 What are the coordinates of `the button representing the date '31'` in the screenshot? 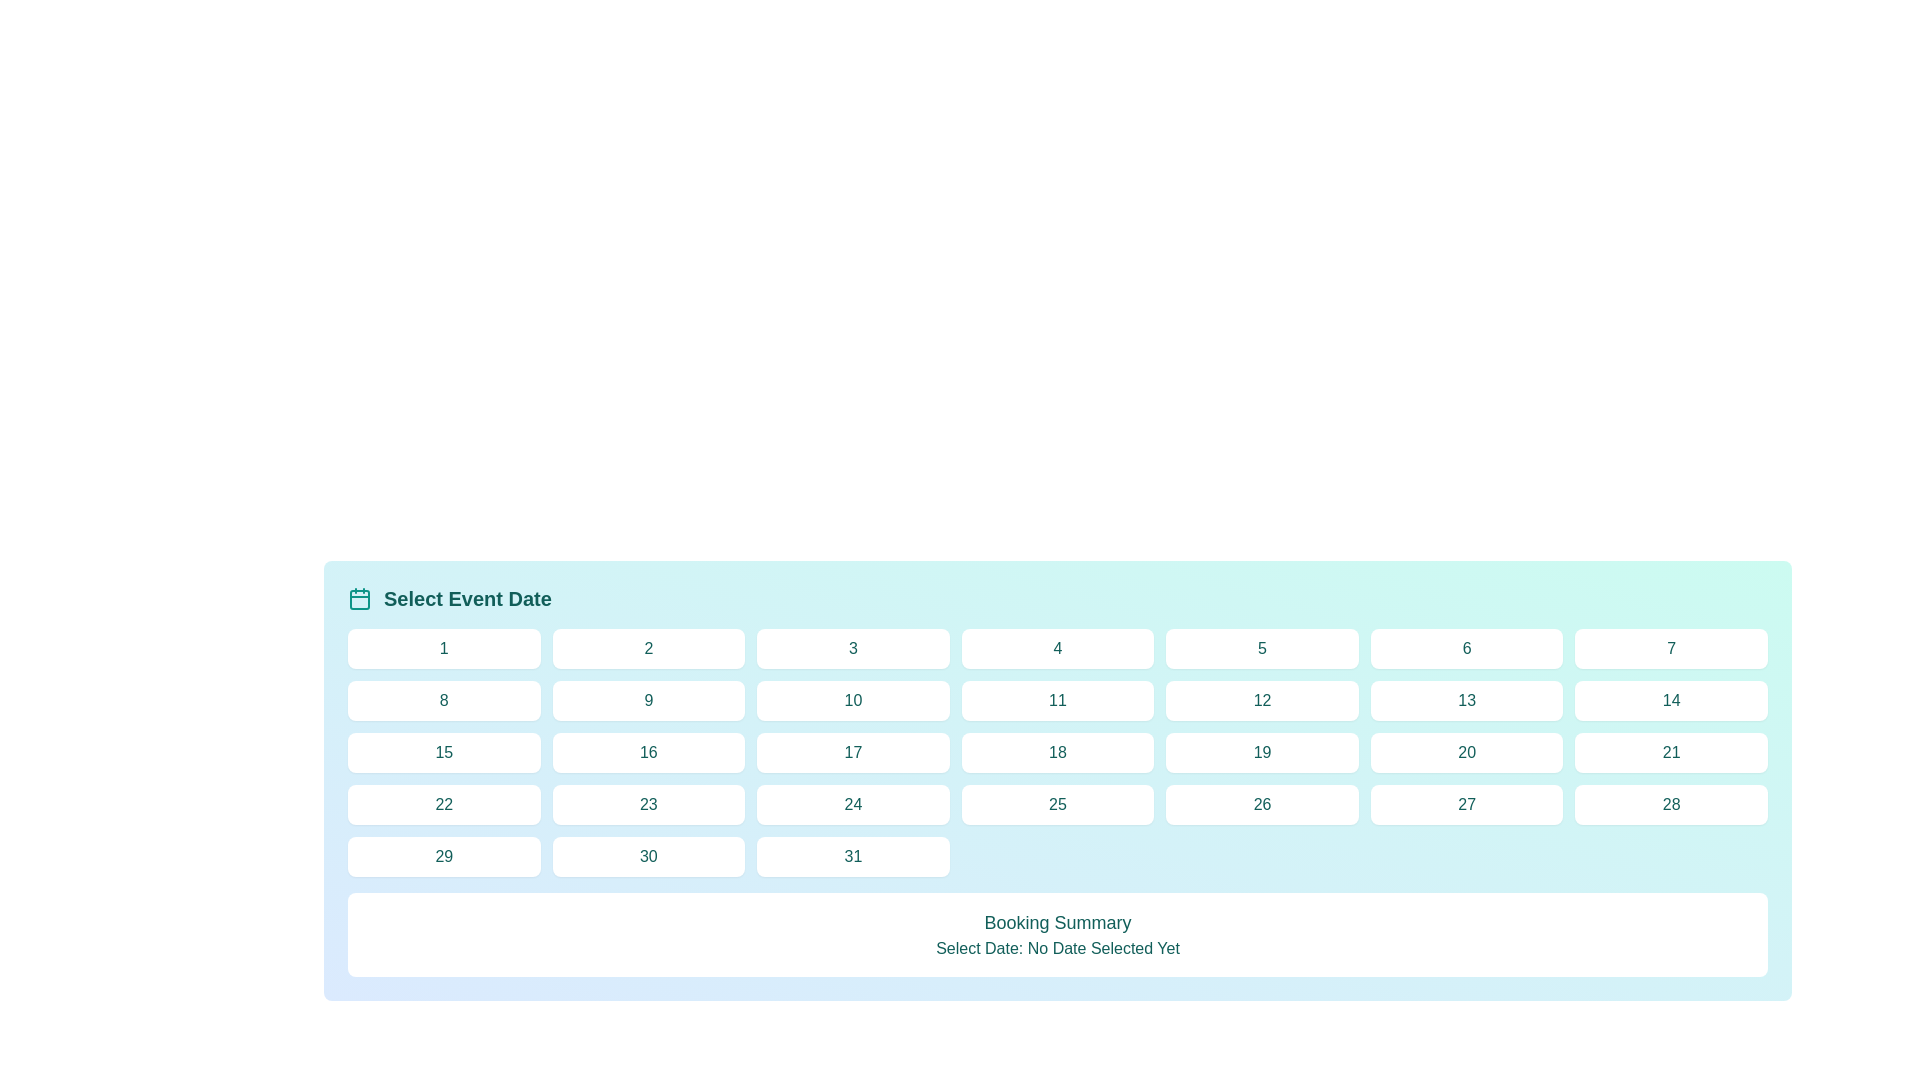 It's located at (853, 855).